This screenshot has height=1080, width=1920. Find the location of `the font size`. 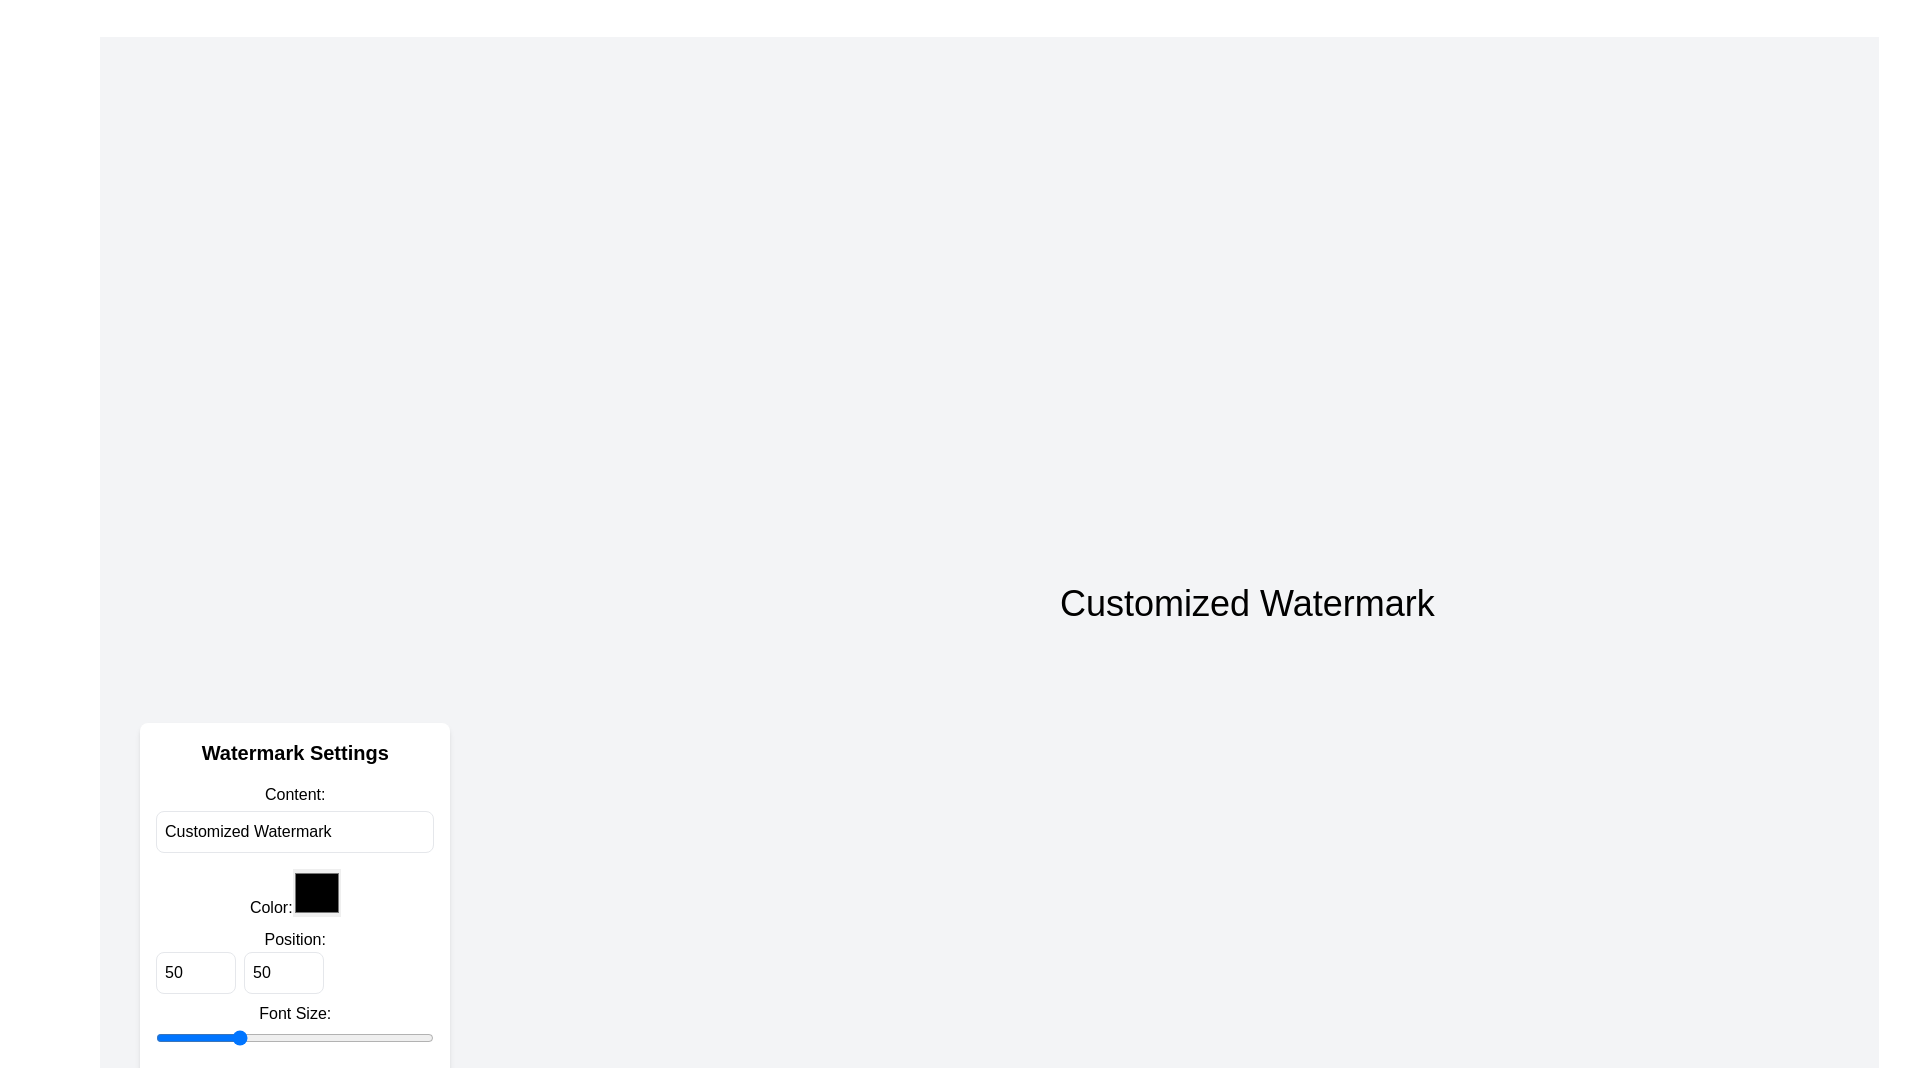

the font size is located at coordinates (325, 1036).